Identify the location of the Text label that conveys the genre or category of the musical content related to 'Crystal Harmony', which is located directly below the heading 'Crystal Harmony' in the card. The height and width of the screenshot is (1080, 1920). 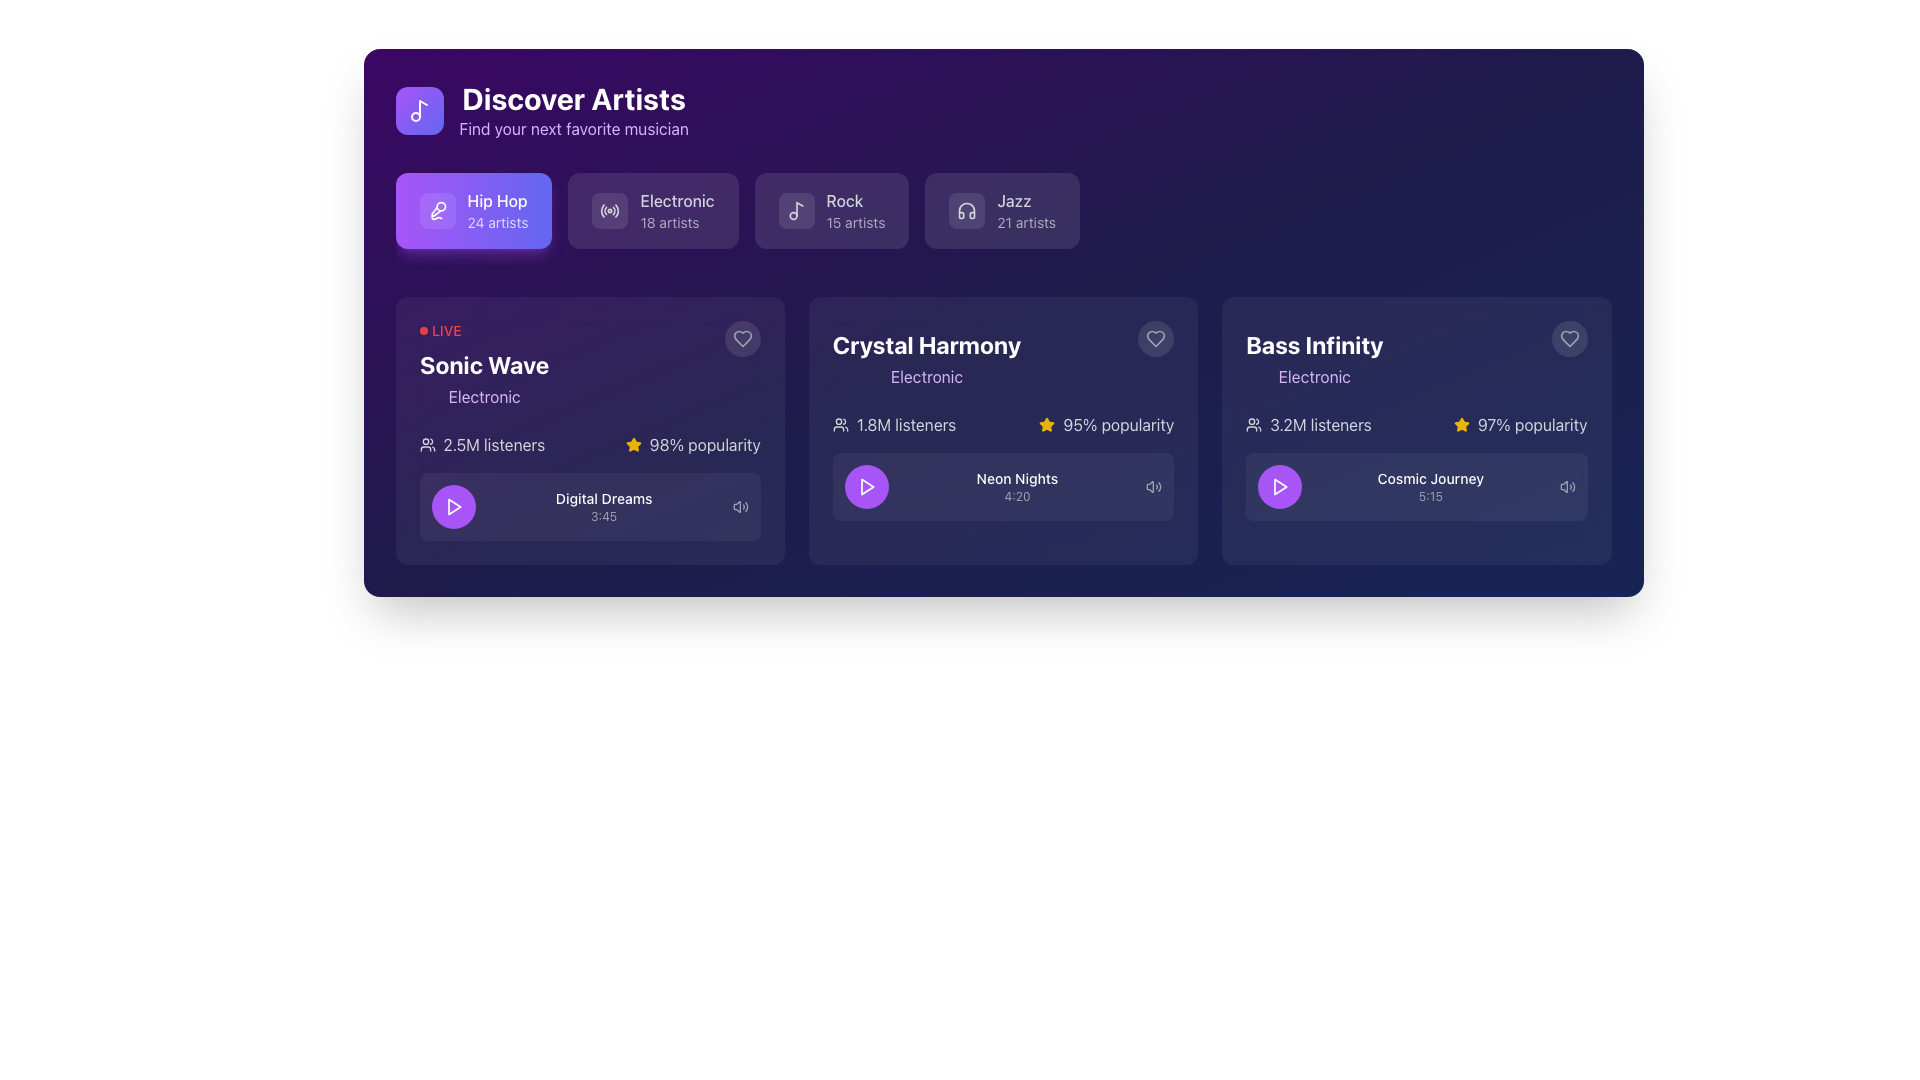
(925, 377).